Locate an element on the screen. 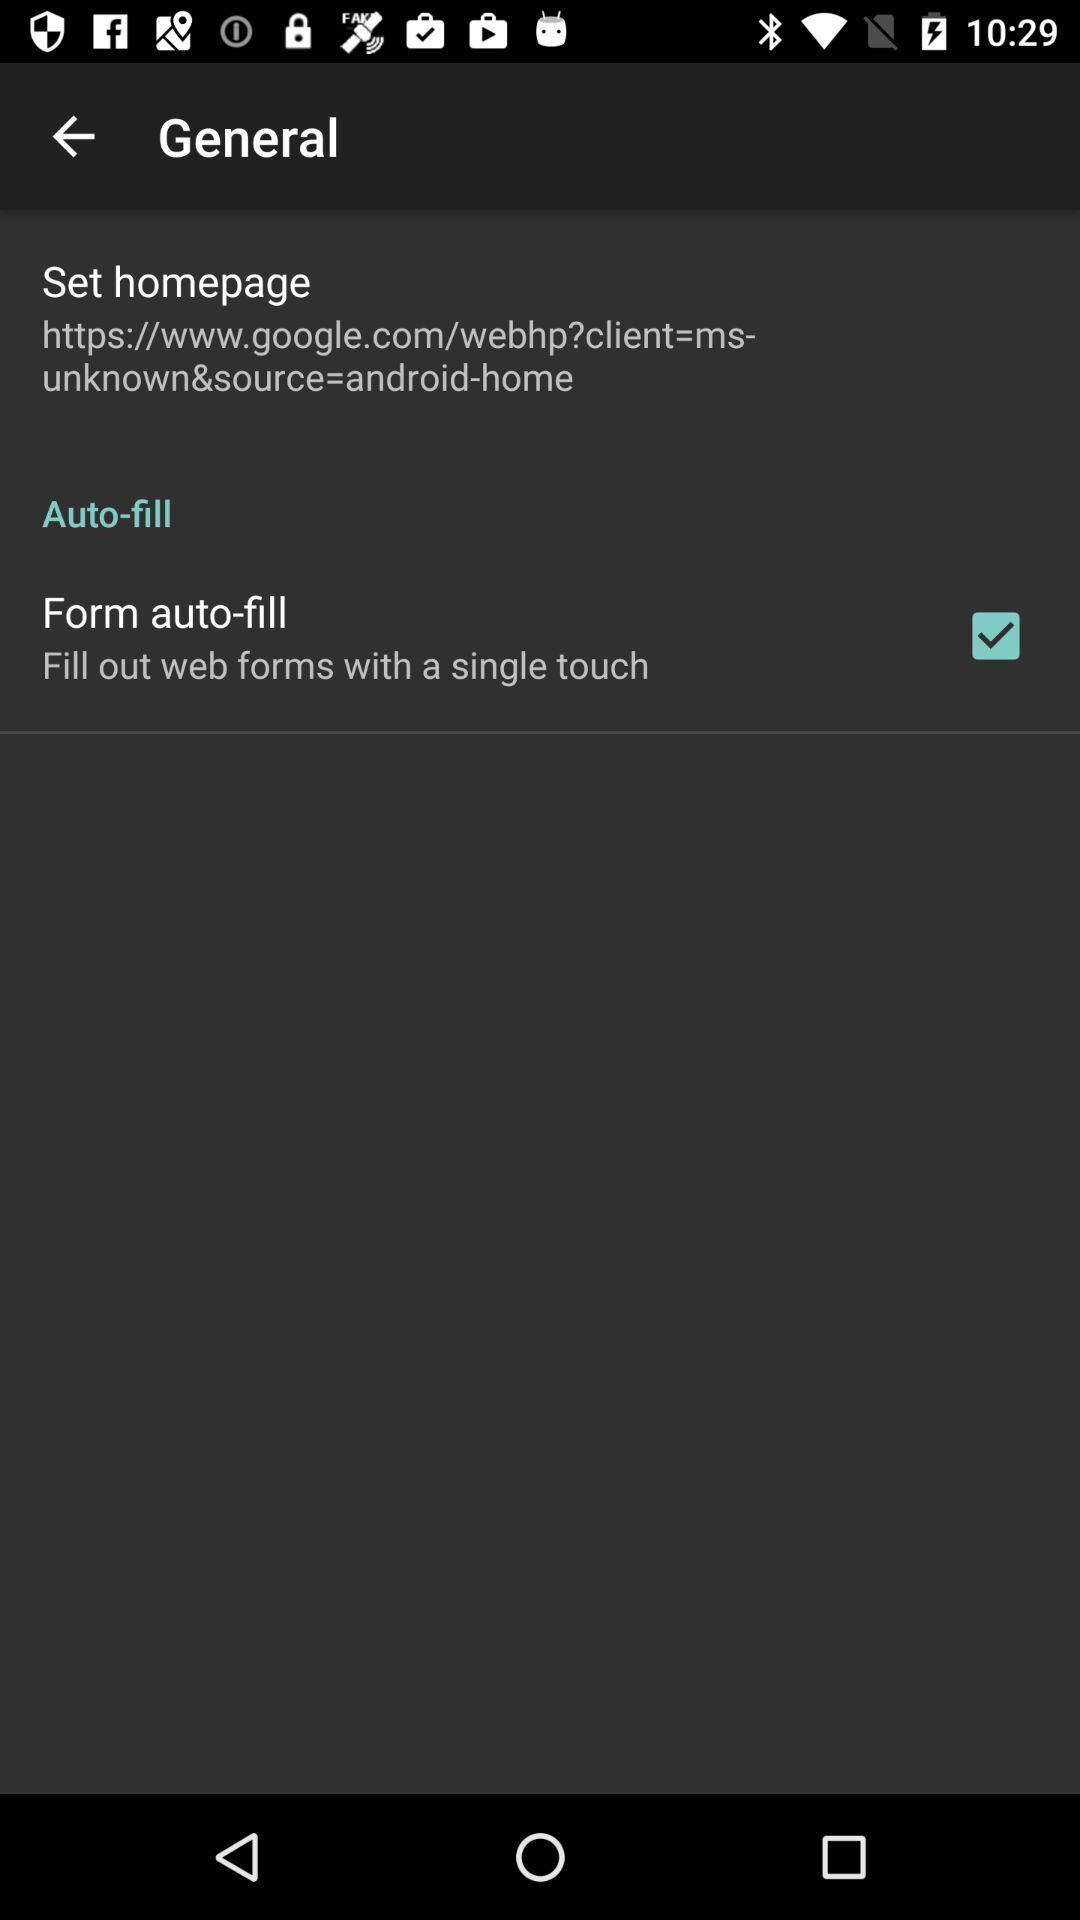 This screenshot has height=1920, width=1080. app below the auto-fill app is located at coordinates (995, 634).